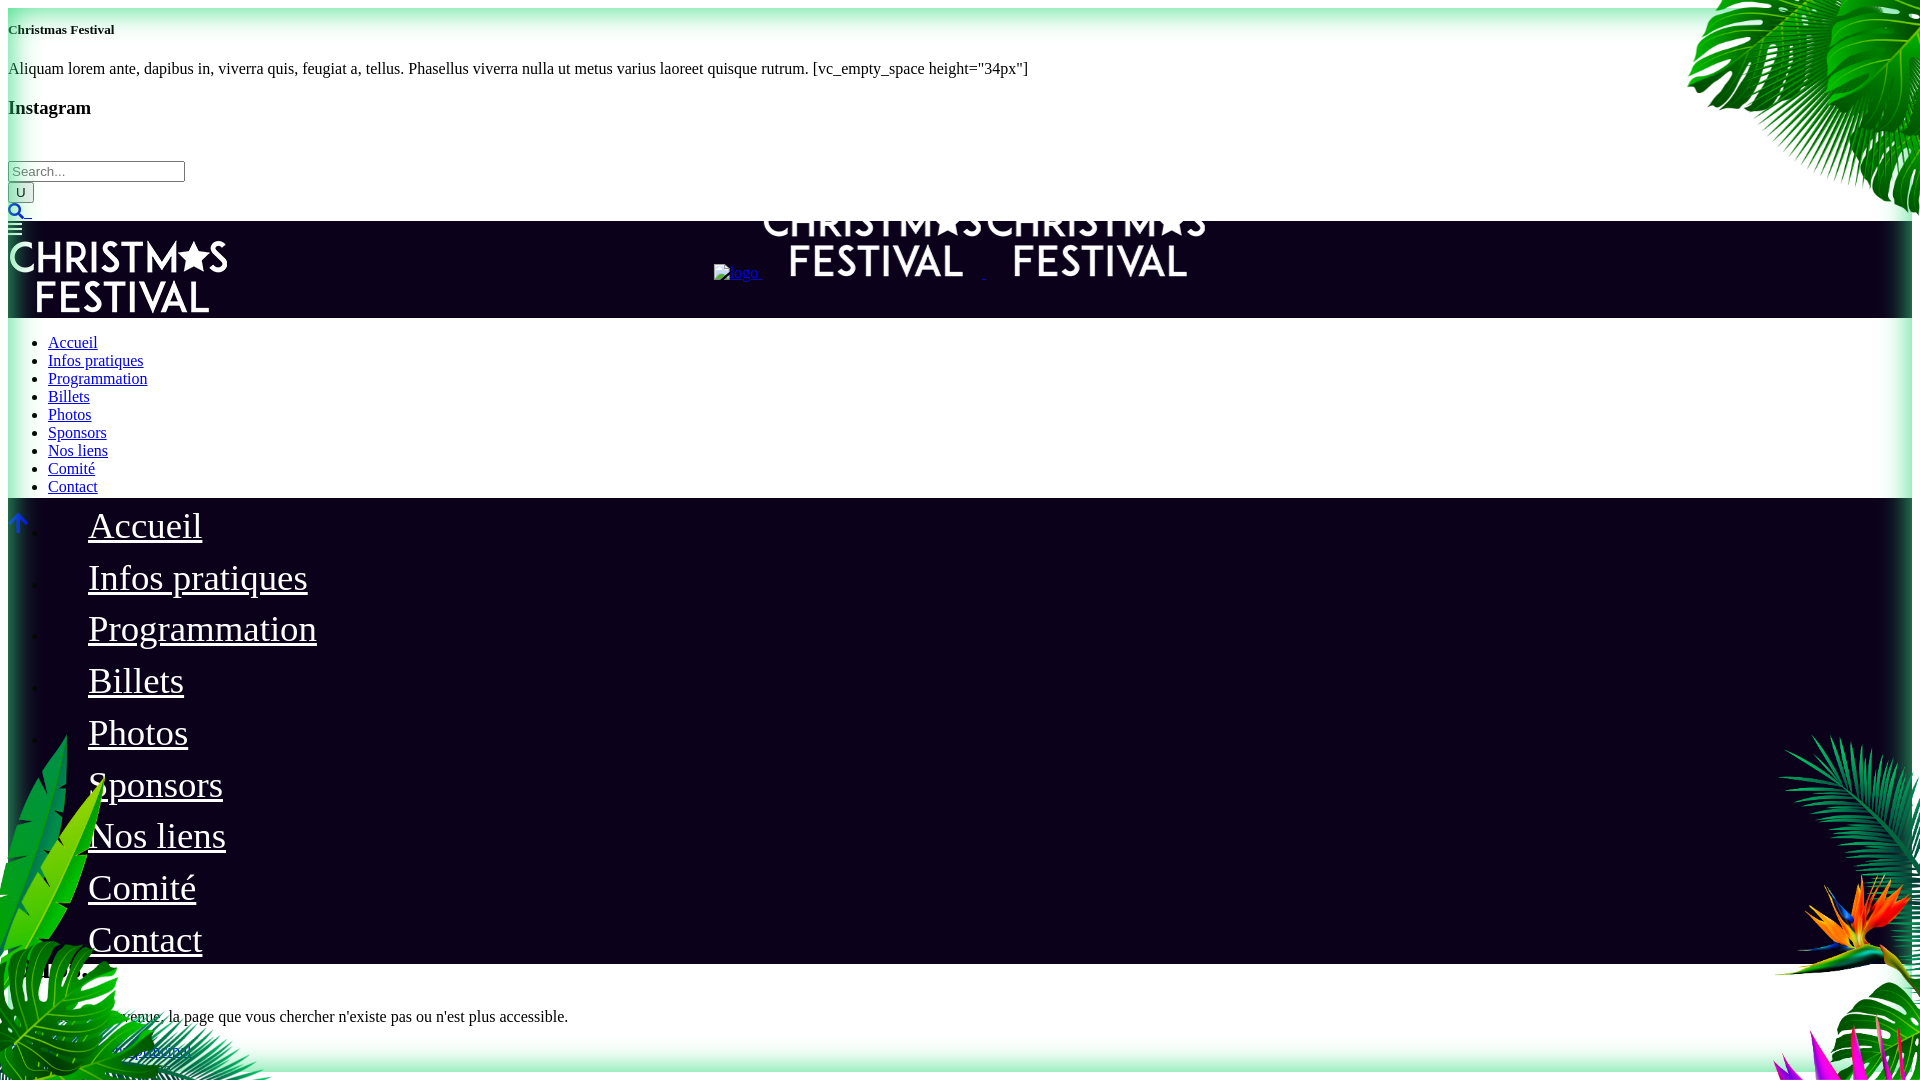 This screenshot has height=1080, width=1920. I want to click on 'Infos pratiques', so click(95, 360).